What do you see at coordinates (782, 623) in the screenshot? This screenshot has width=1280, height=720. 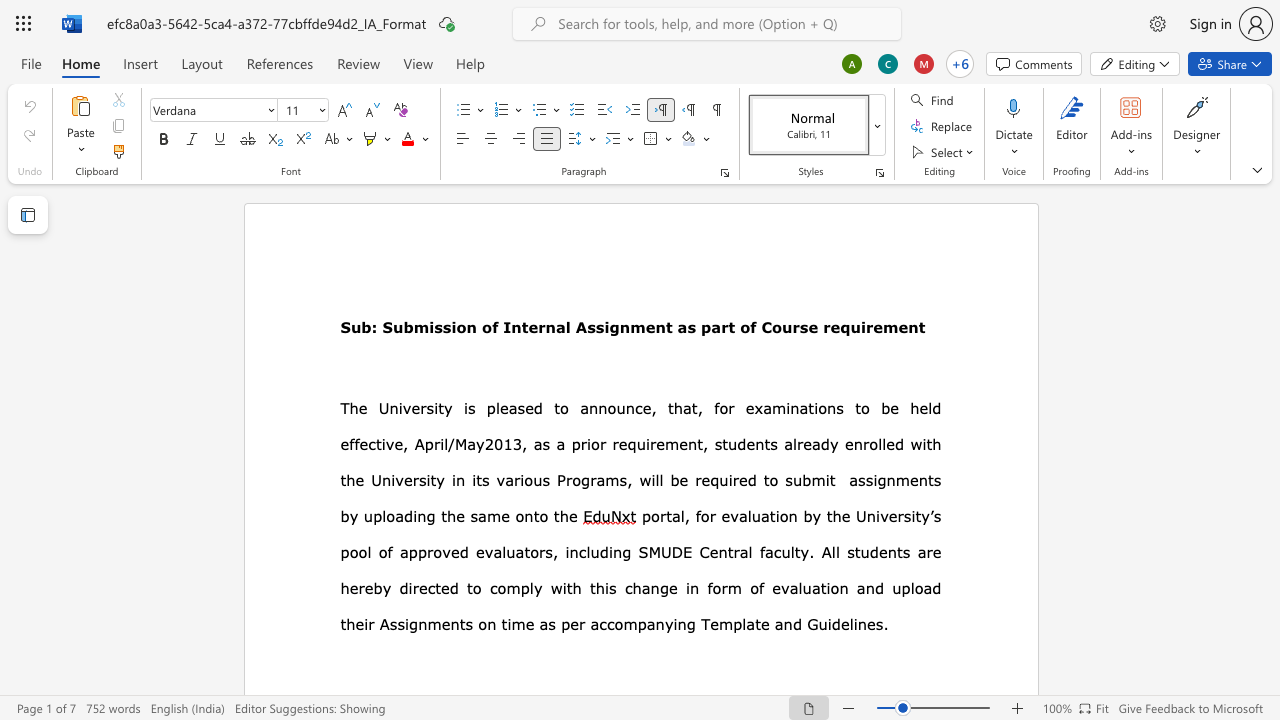 I see `the space between the continuous character "a" and "n" in the text` at bounding box center [782, 623].